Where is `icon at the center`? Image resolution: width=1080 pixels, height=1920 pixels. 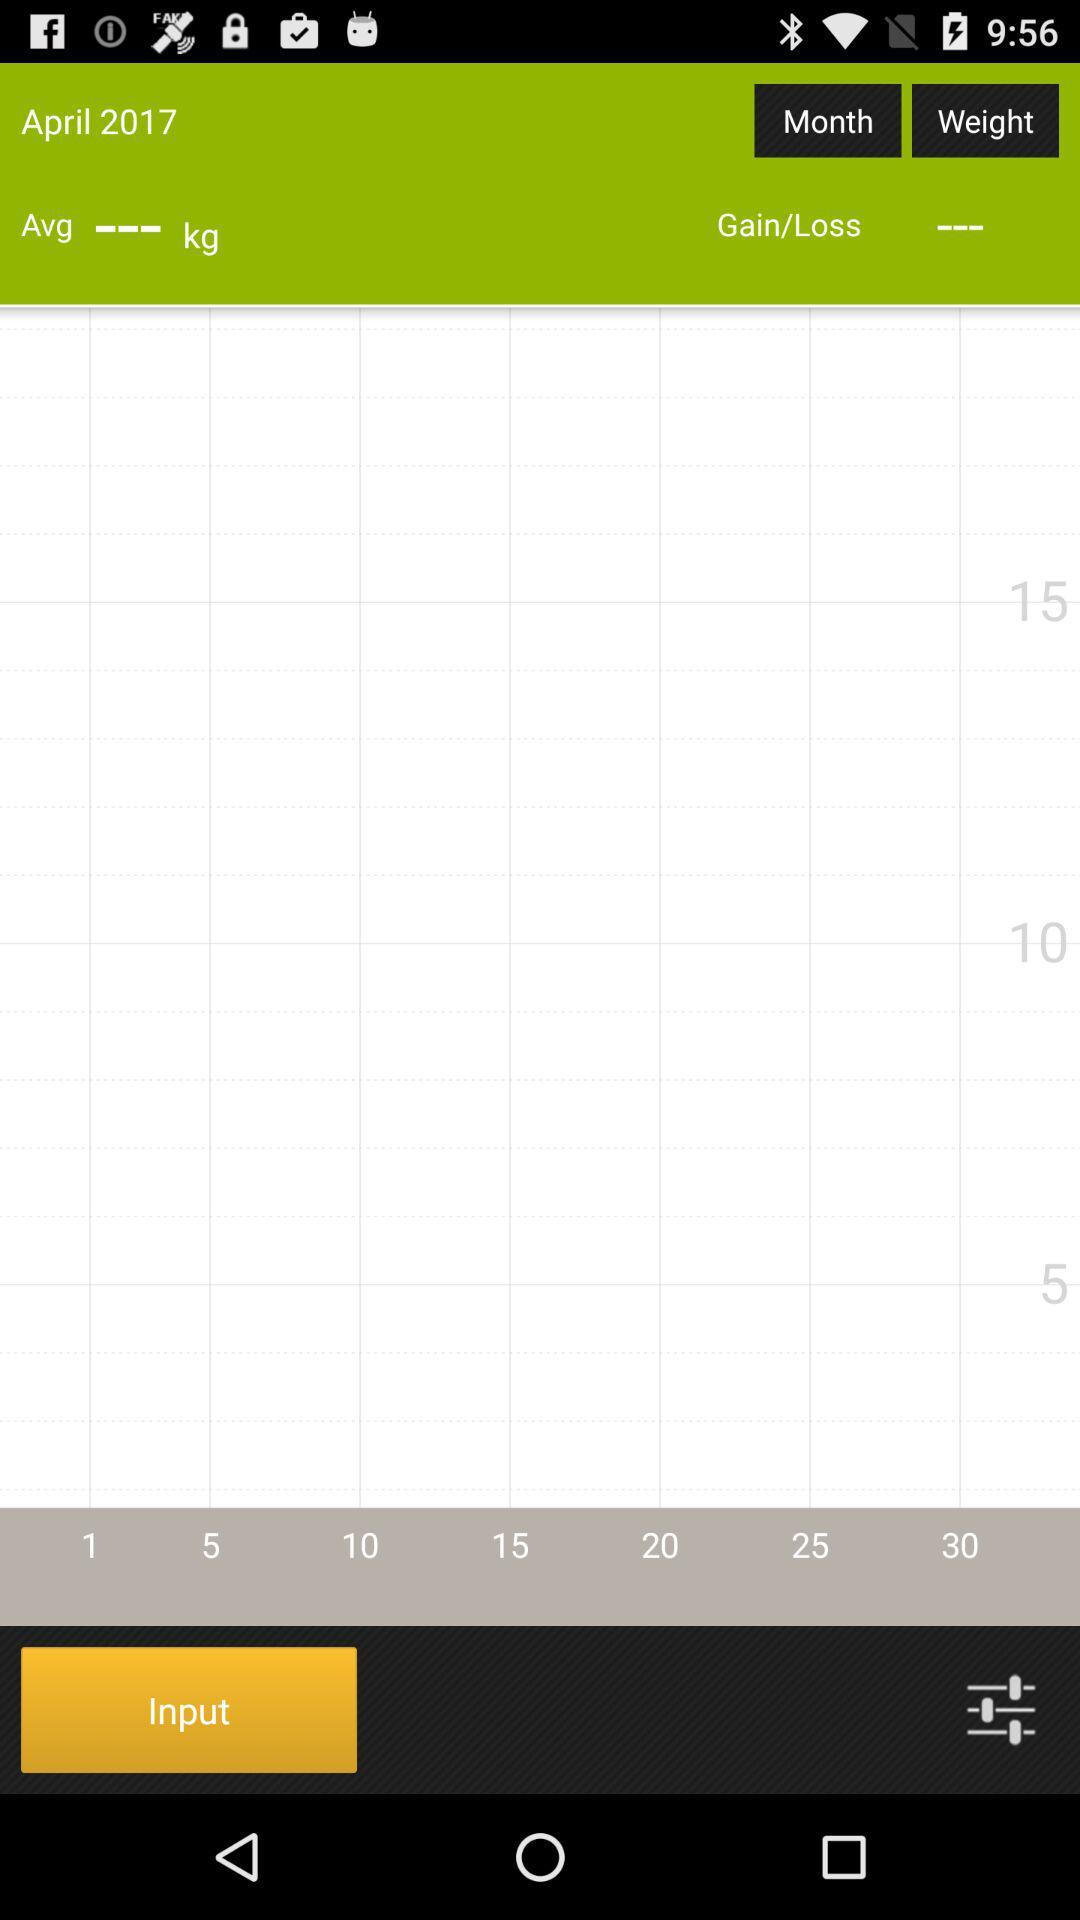
icon at the center is located at coordinates (540, 966).